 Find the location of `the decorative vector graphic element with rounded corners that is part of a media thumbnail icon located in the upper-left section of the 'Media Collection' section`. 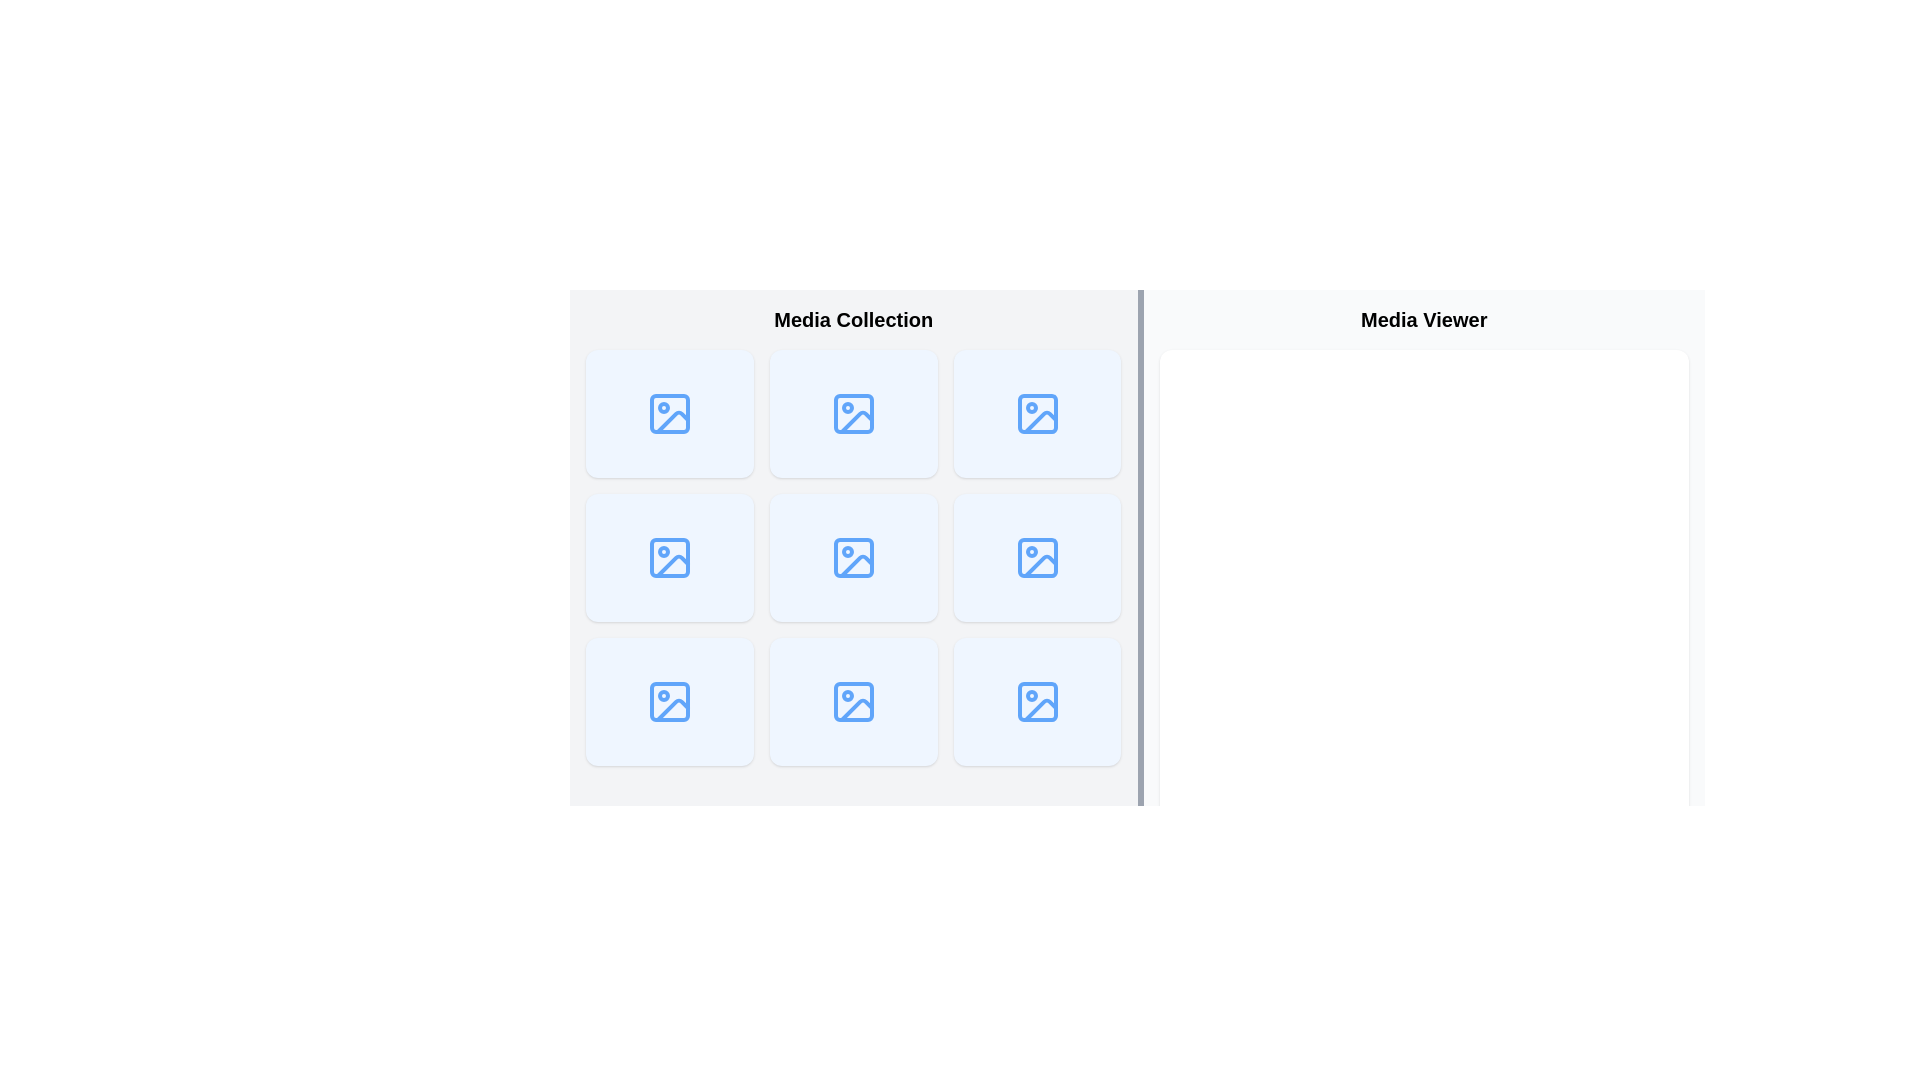

the decorative vector graphic element with rounded corners that is part of a media thumbnail icon located in the upper-left section of the 'Media Collection' section is located at coordinates (669, 412).